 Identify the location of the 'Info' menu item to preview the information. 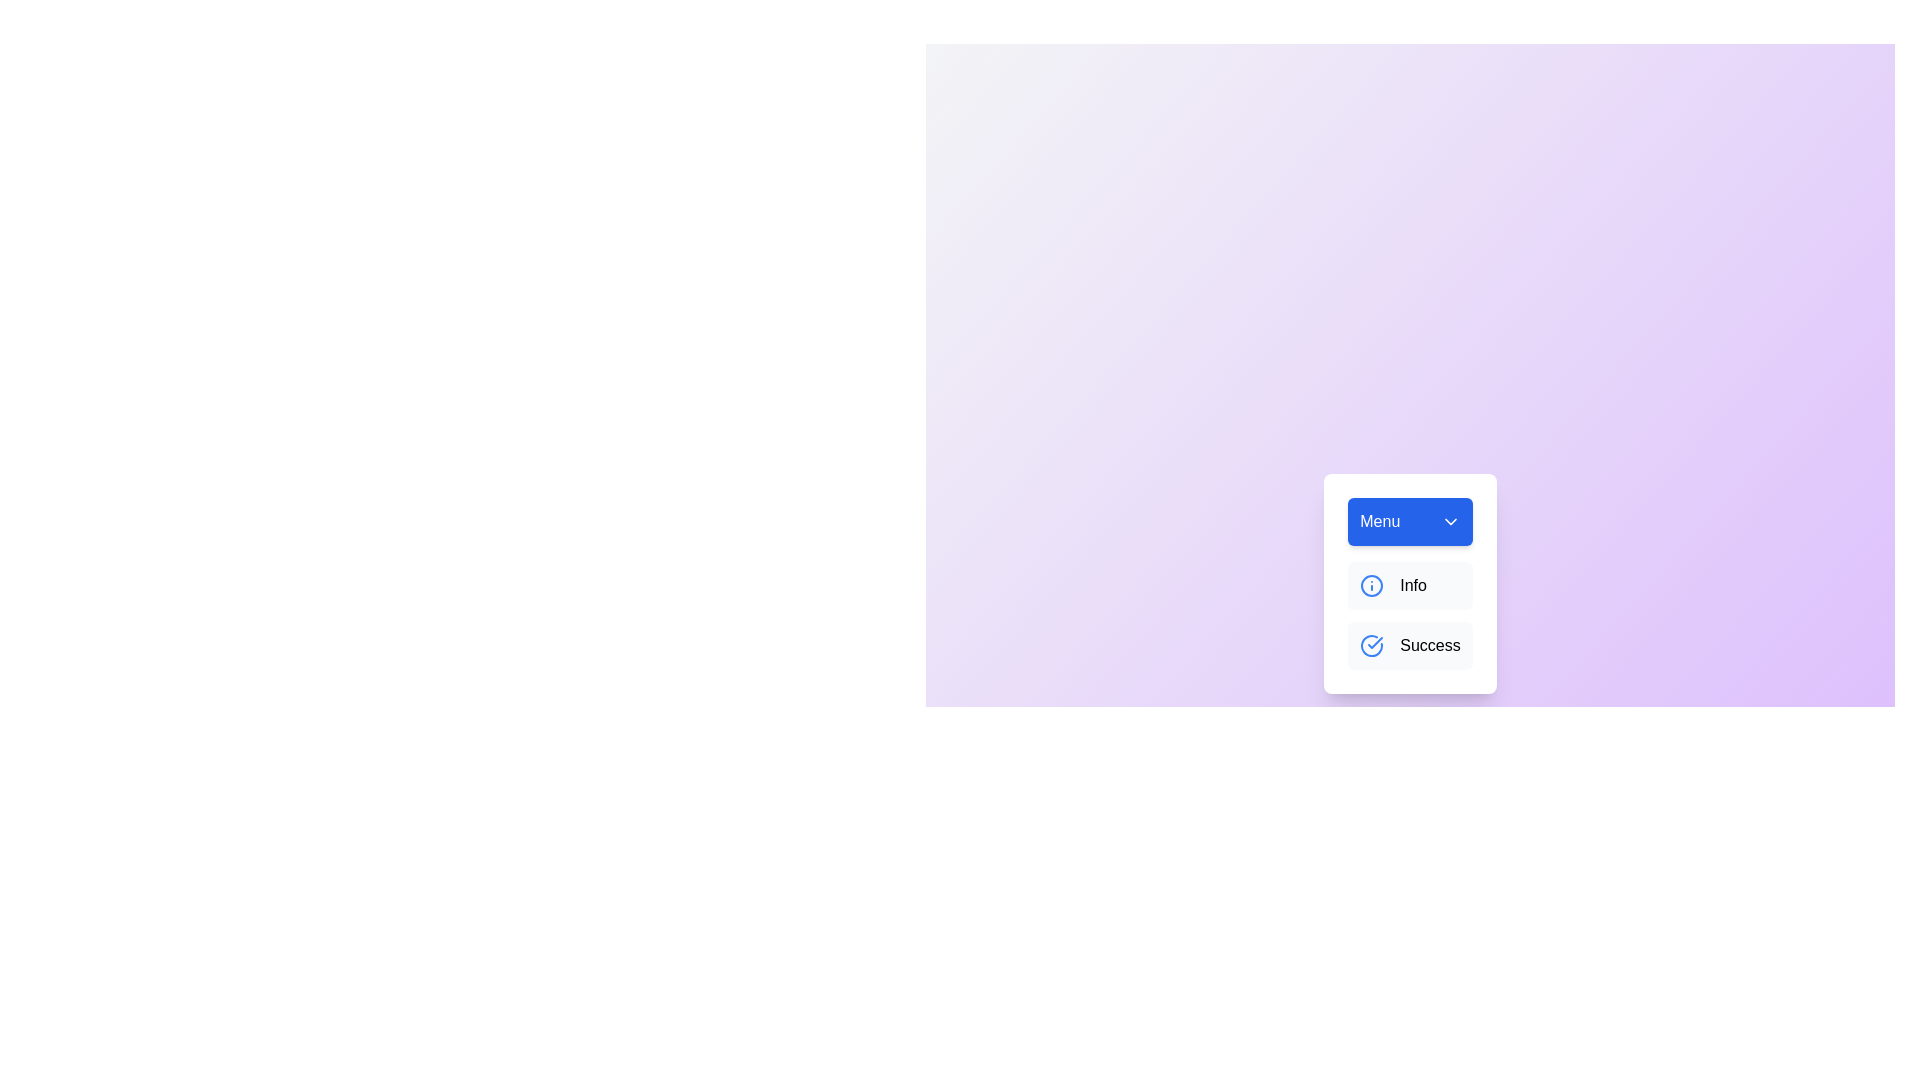
(1409, 585).